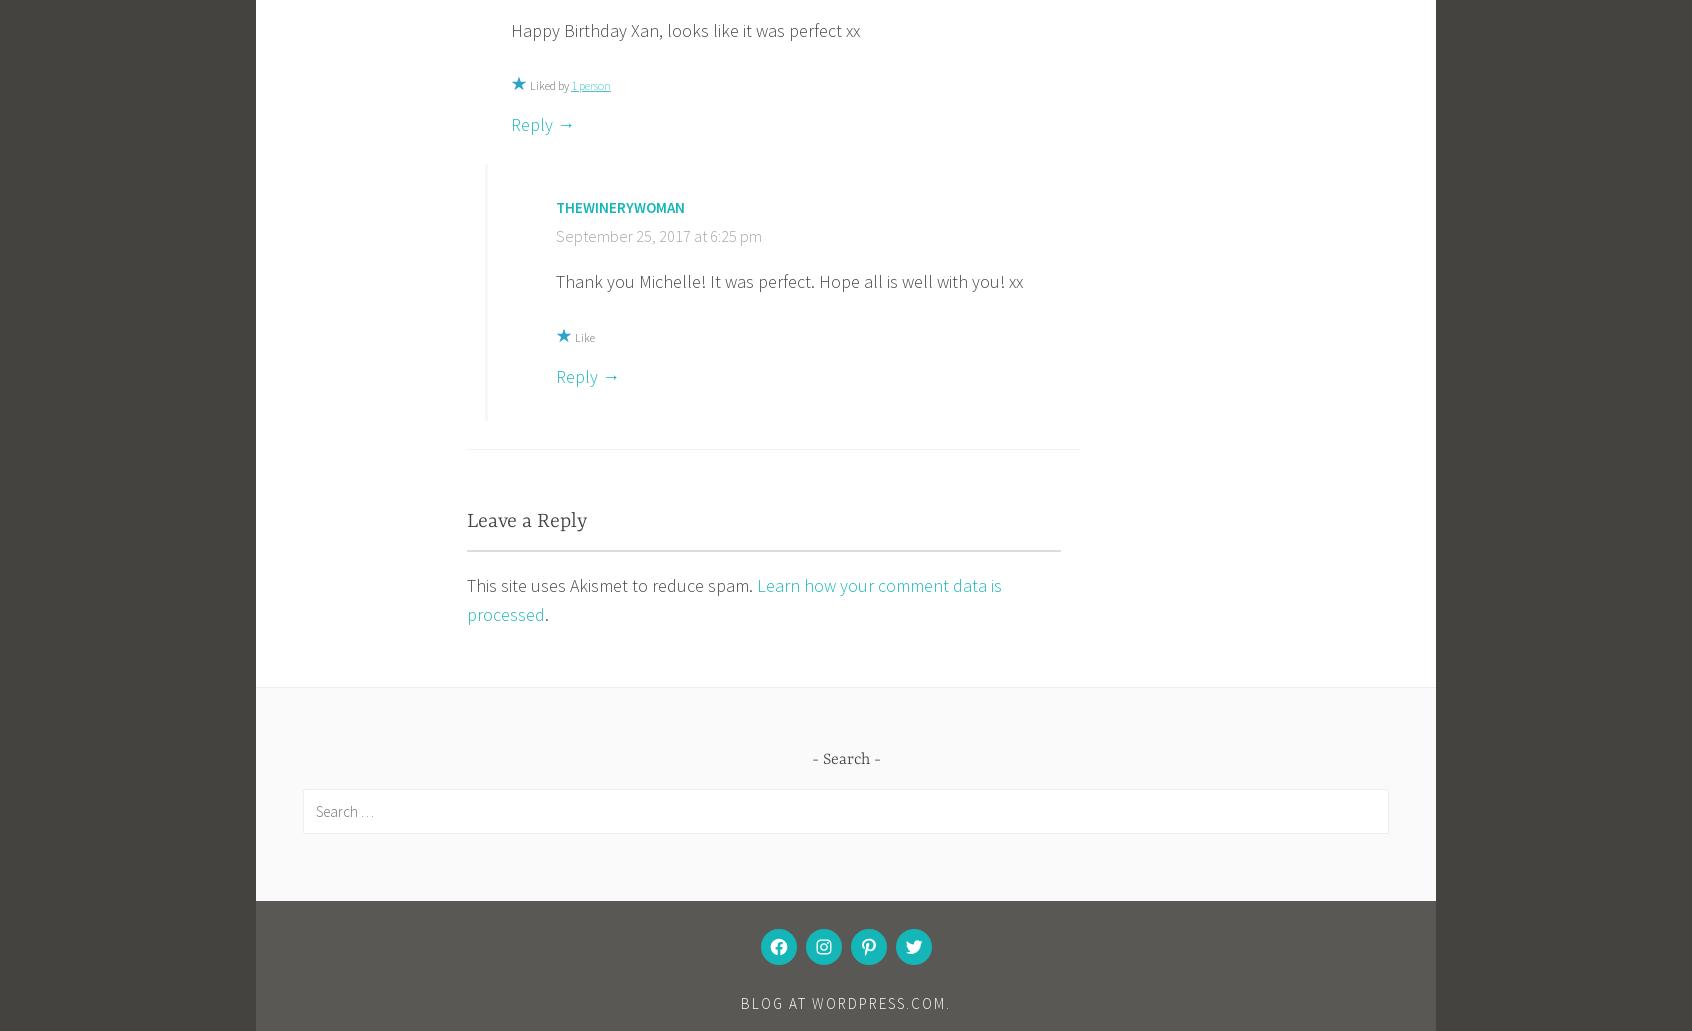  I want to click on 'Sitges', so click(762, 550).